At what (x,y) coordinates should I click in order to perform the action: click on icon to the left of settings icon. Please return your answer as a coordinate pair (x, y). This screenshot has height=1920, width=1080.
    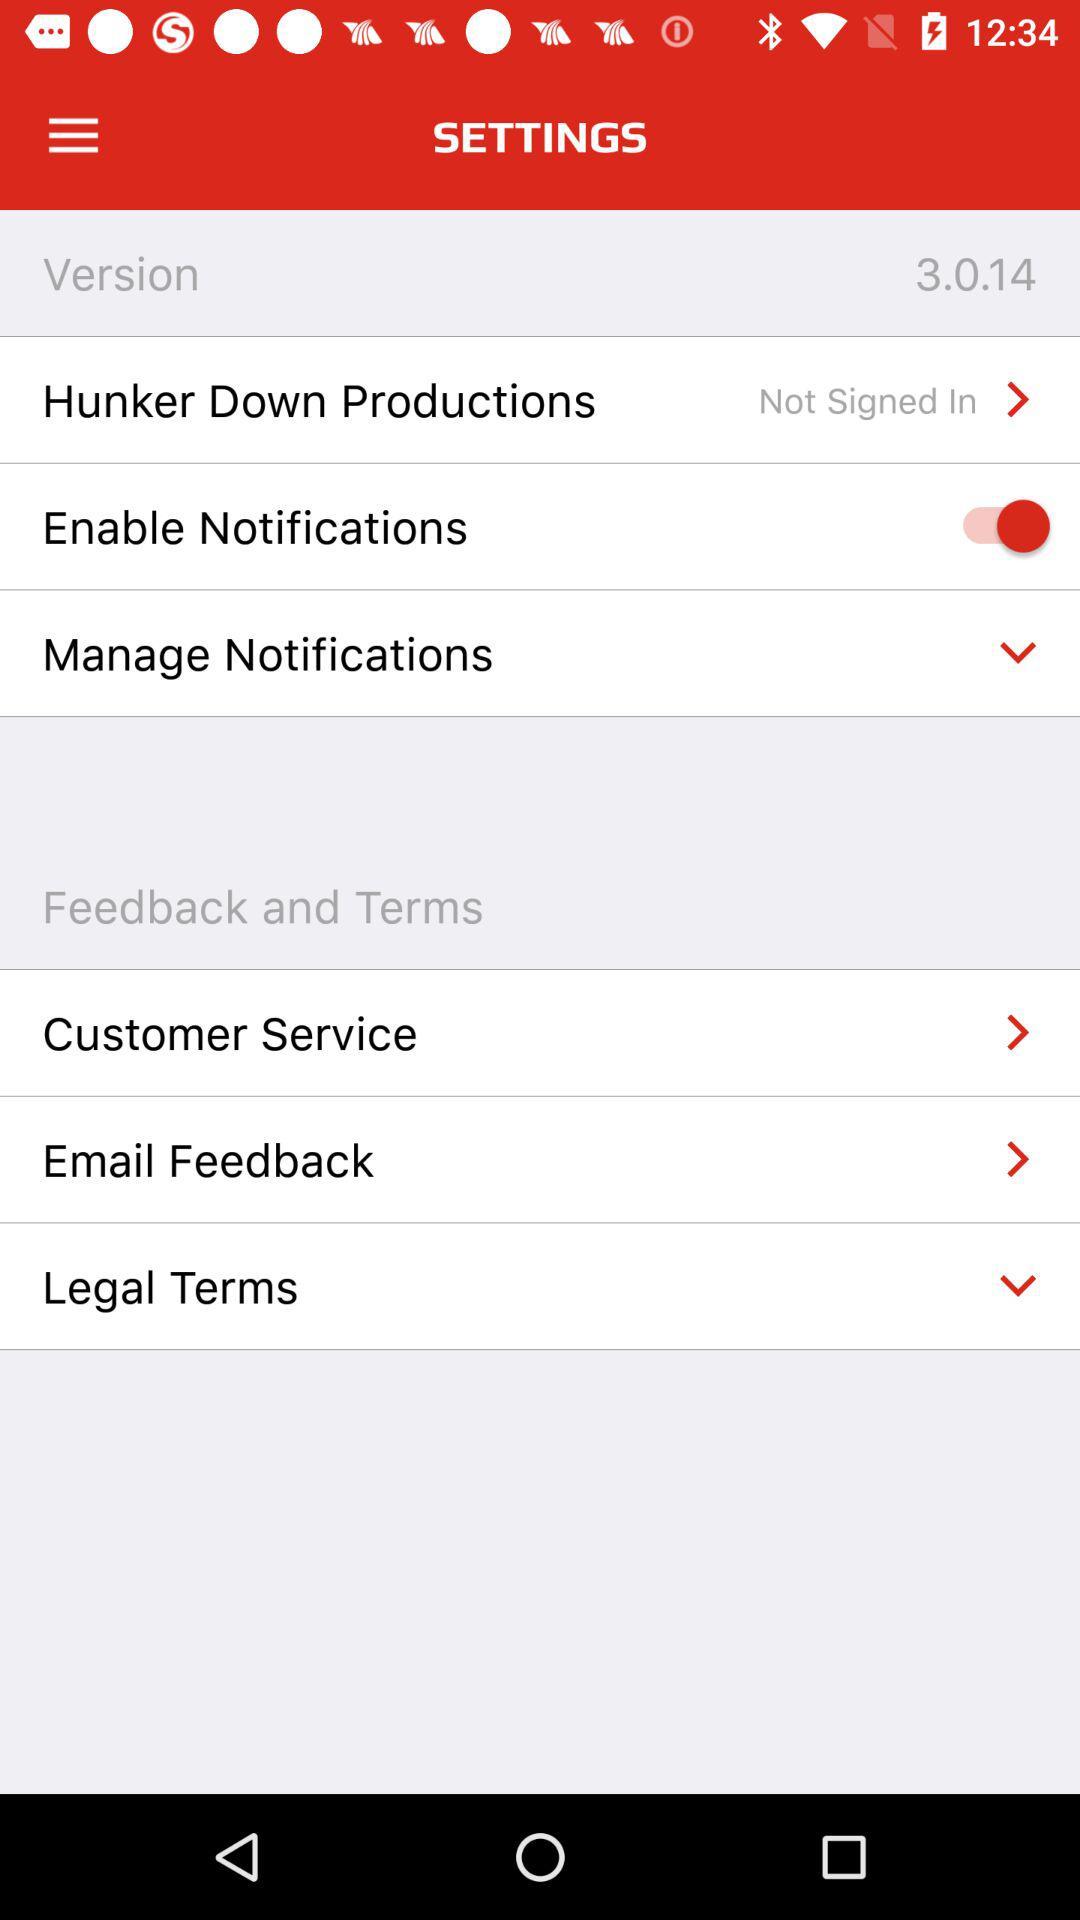
    Looking at the image, I should click on (72, 135).